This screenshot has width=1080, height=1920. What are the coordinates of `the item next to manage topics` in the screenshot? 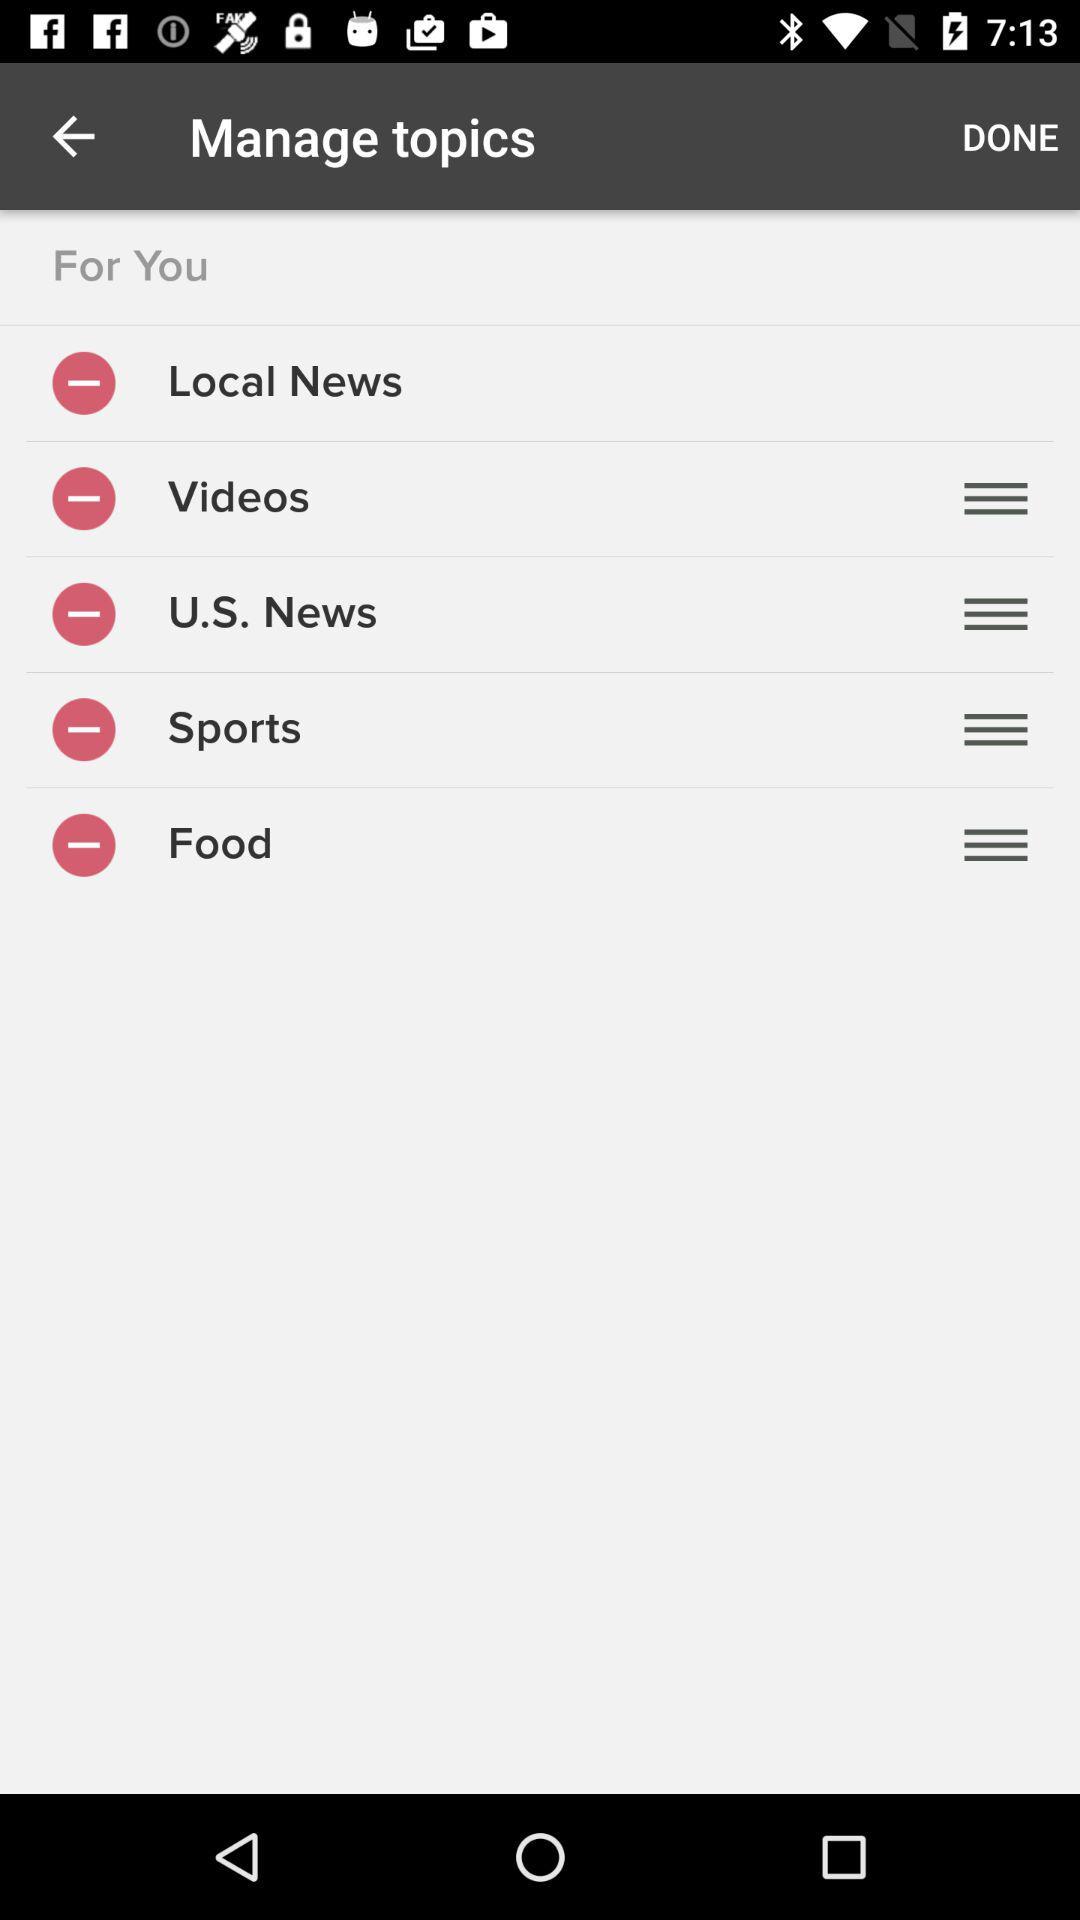 It's located at (1010, 135).